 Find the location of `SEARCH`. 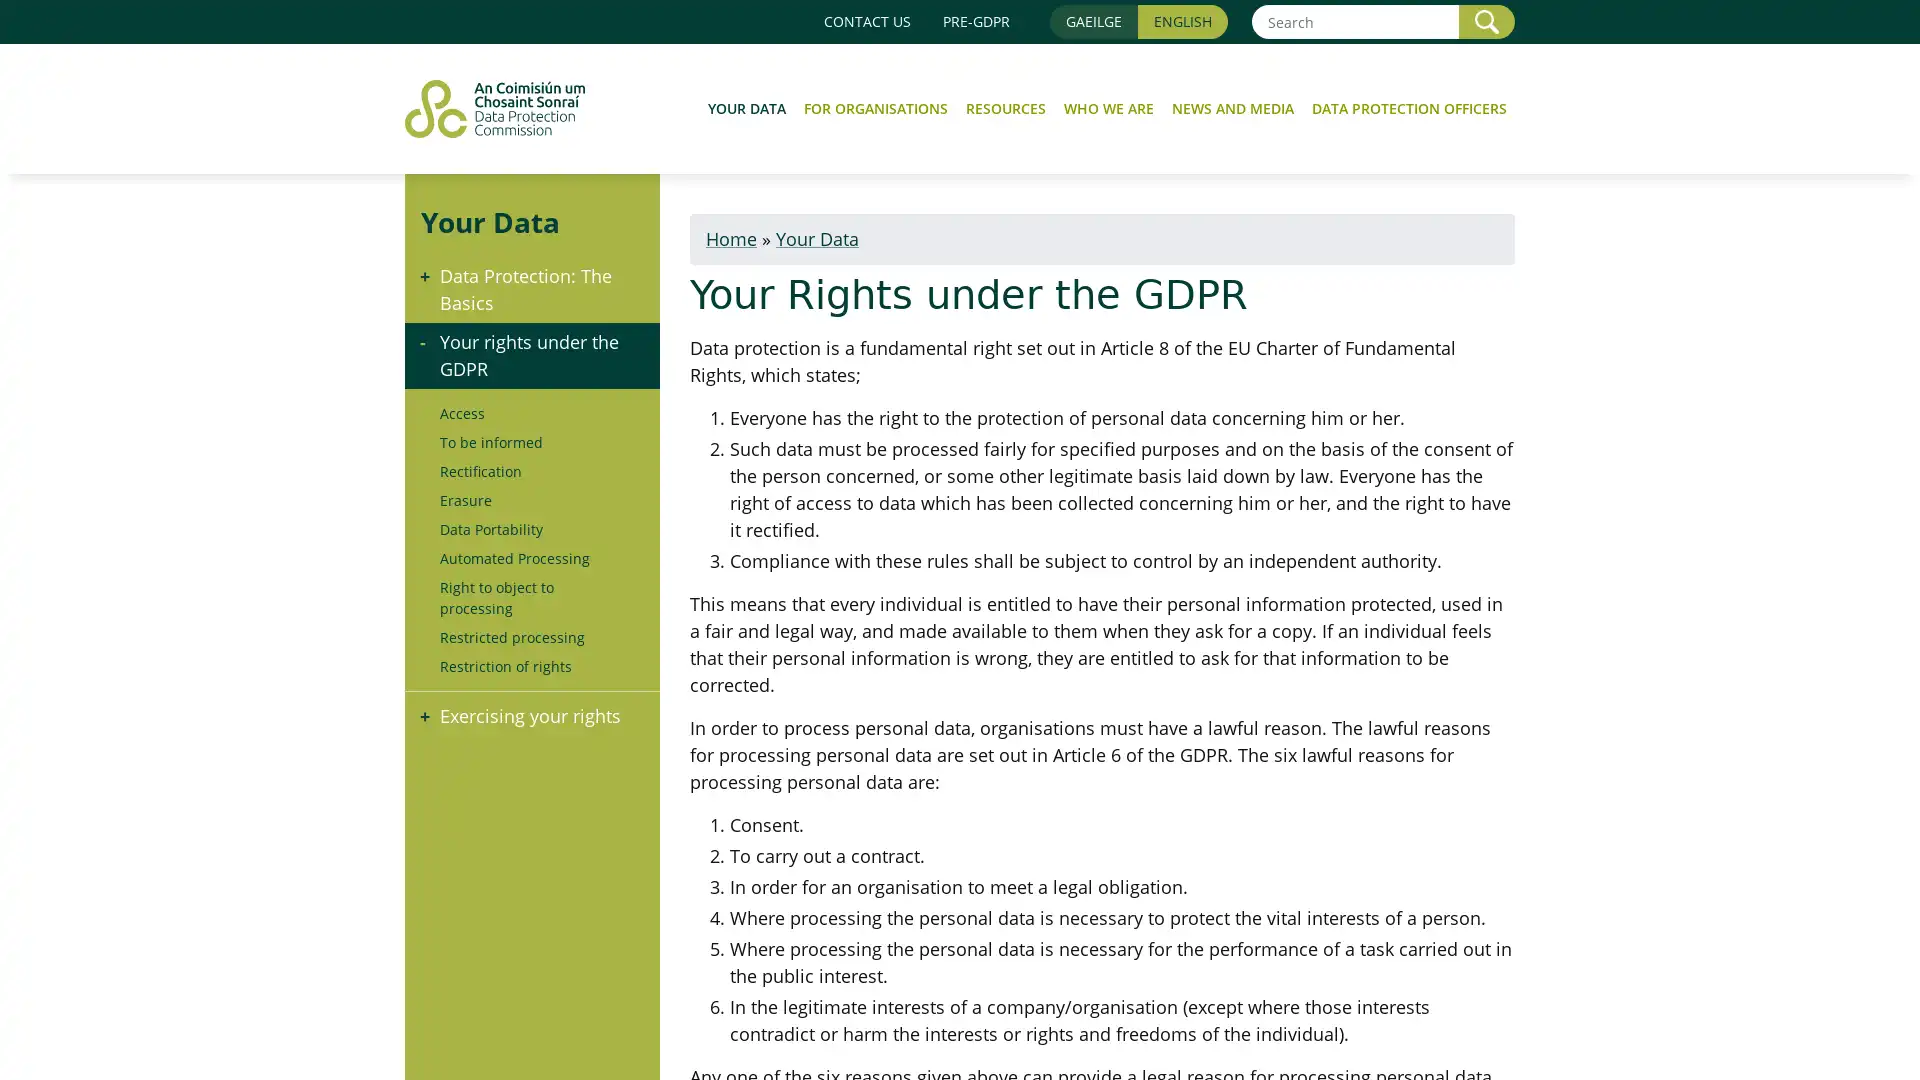

SEARCH is located at coordinates (1487, 21).